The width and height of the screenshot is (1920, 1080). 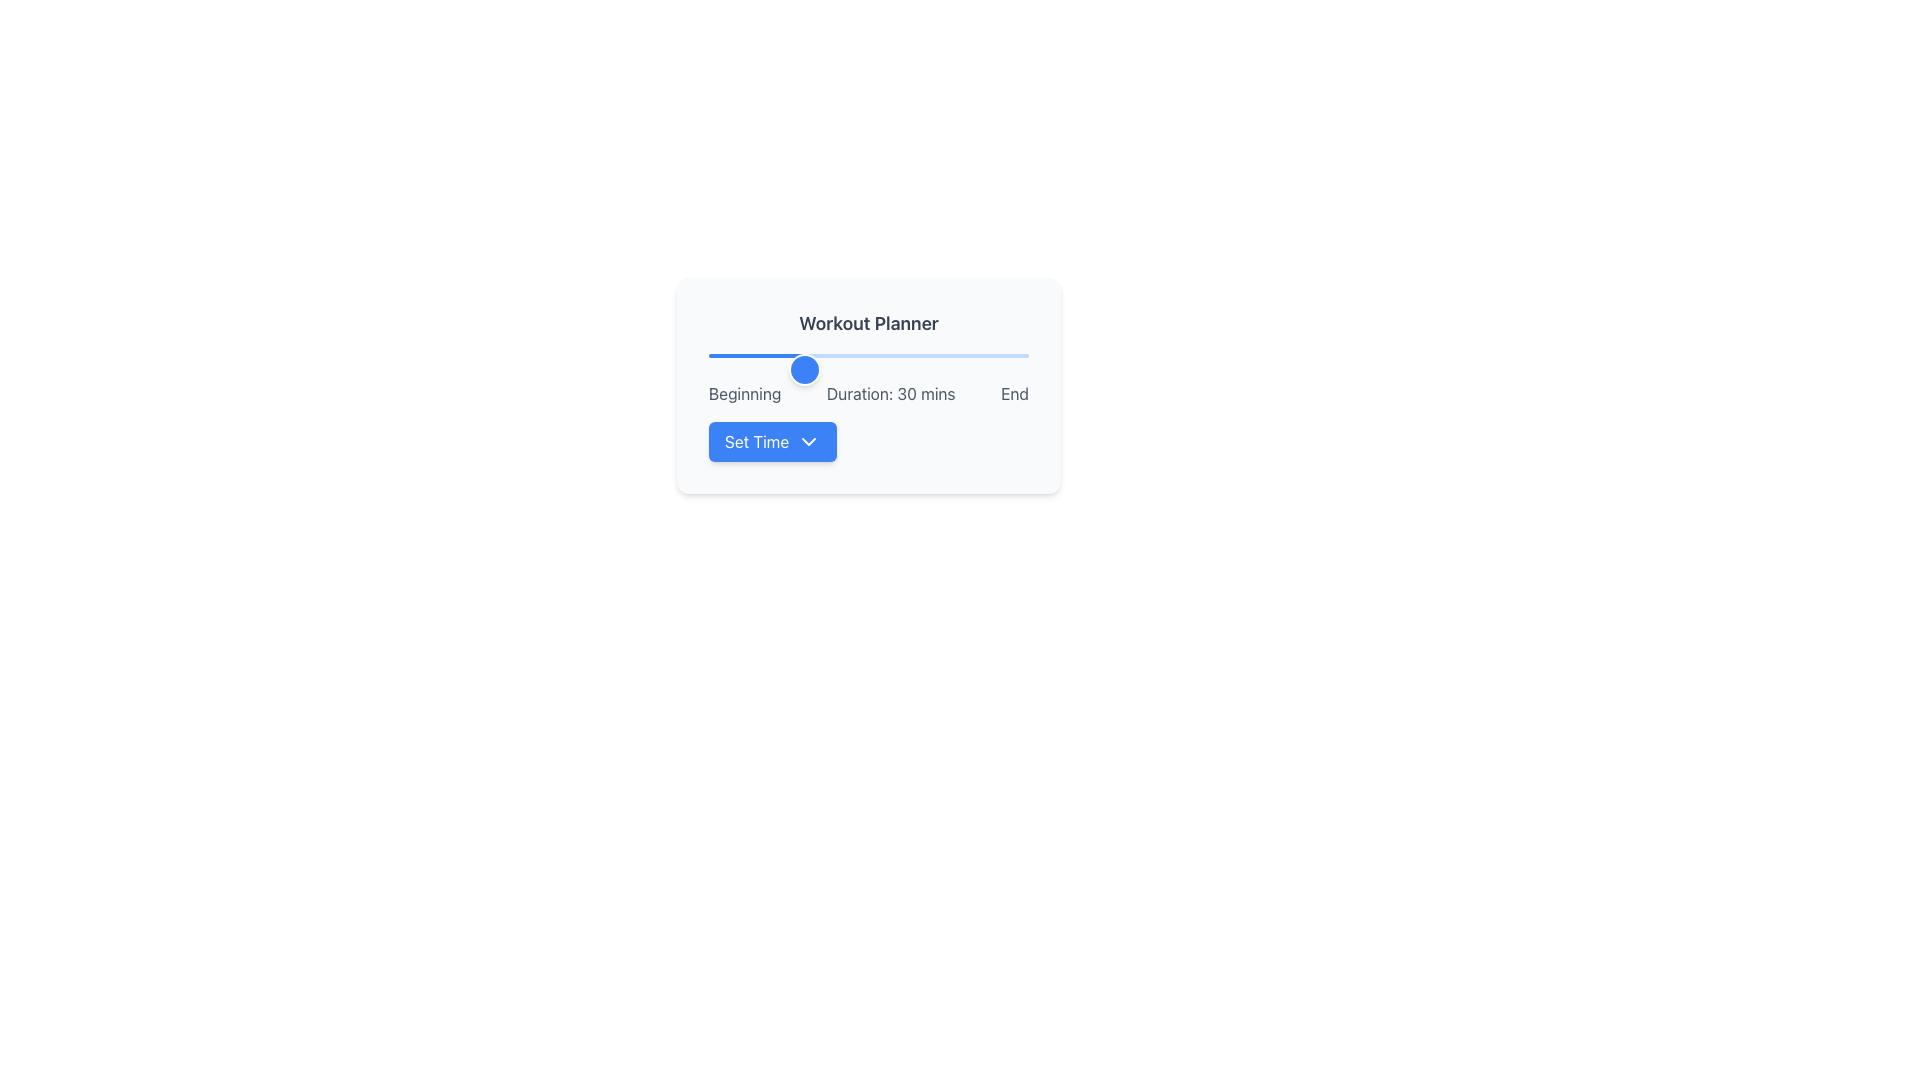 I want to click on the slider handle, so click(x=399, y=370).